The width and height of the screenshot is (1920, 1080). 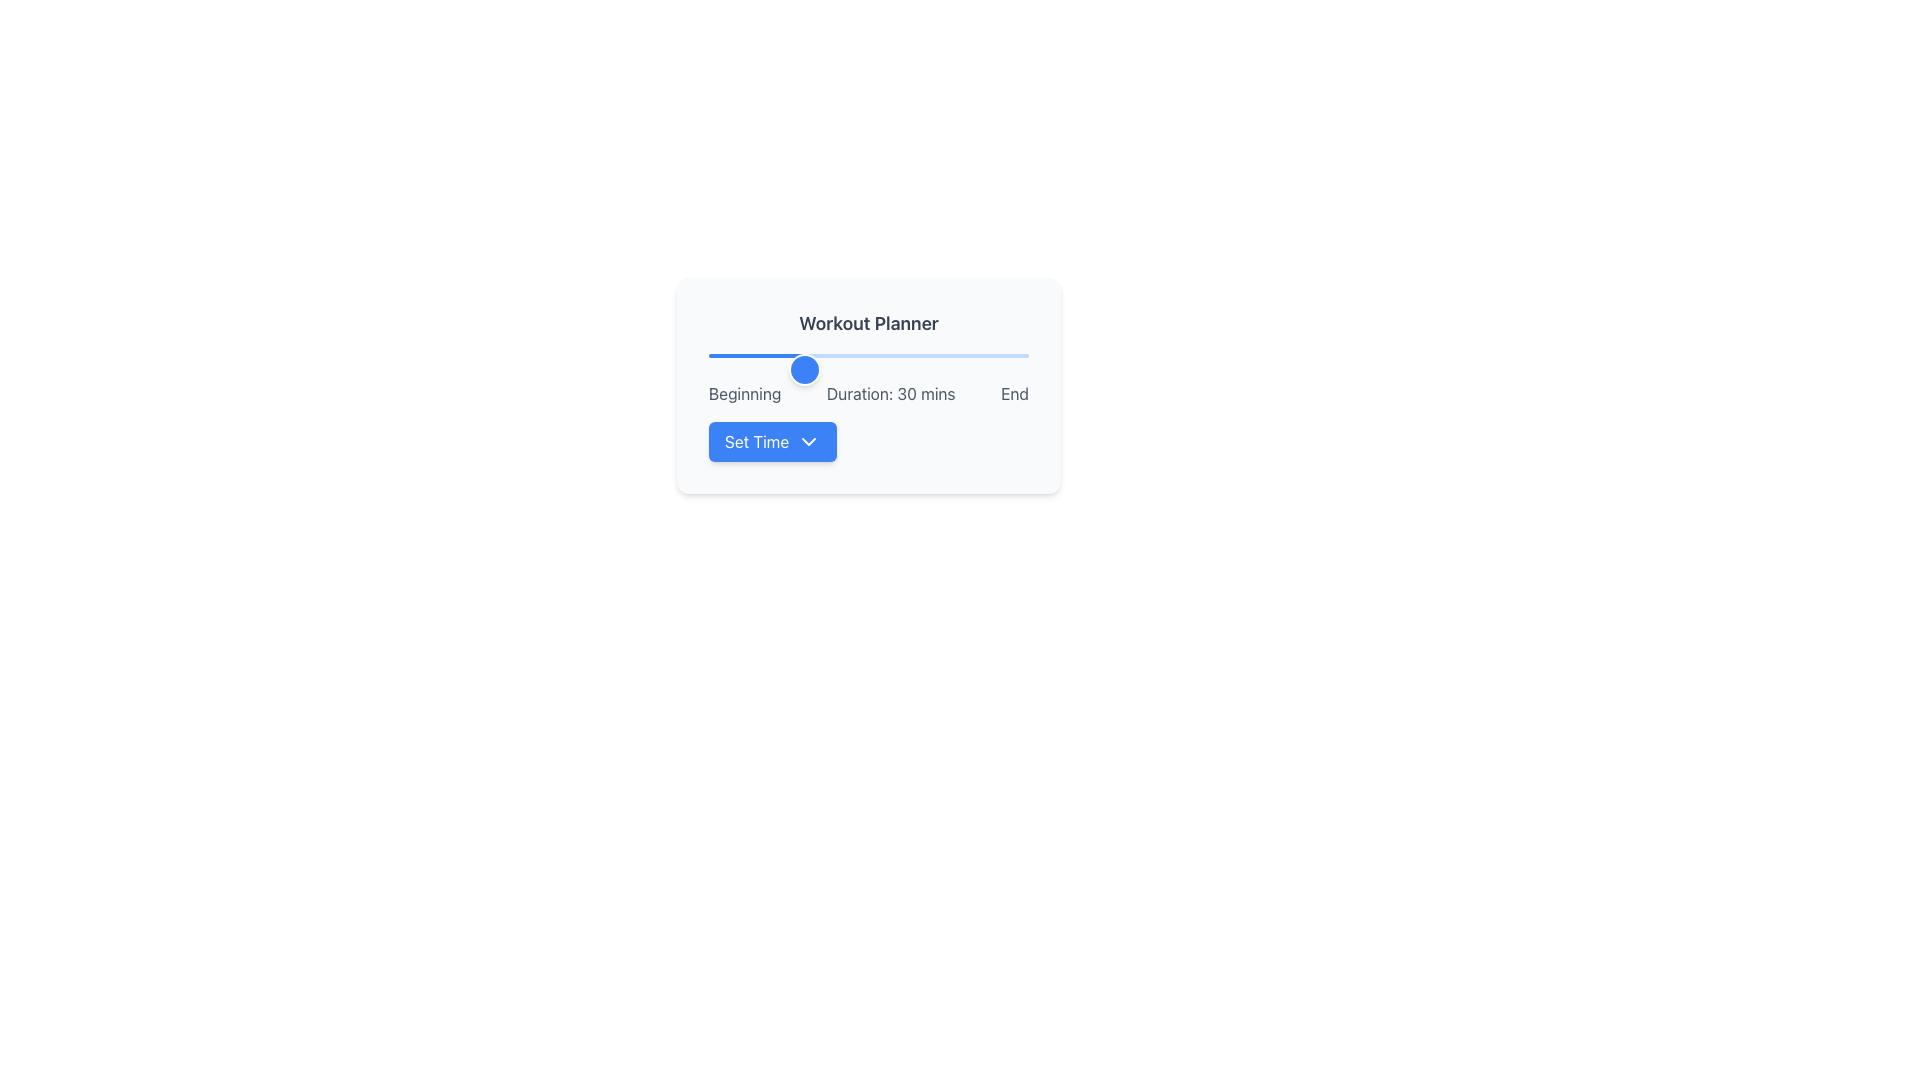 I want to click on the slider handle, so click(x=399, y=370).